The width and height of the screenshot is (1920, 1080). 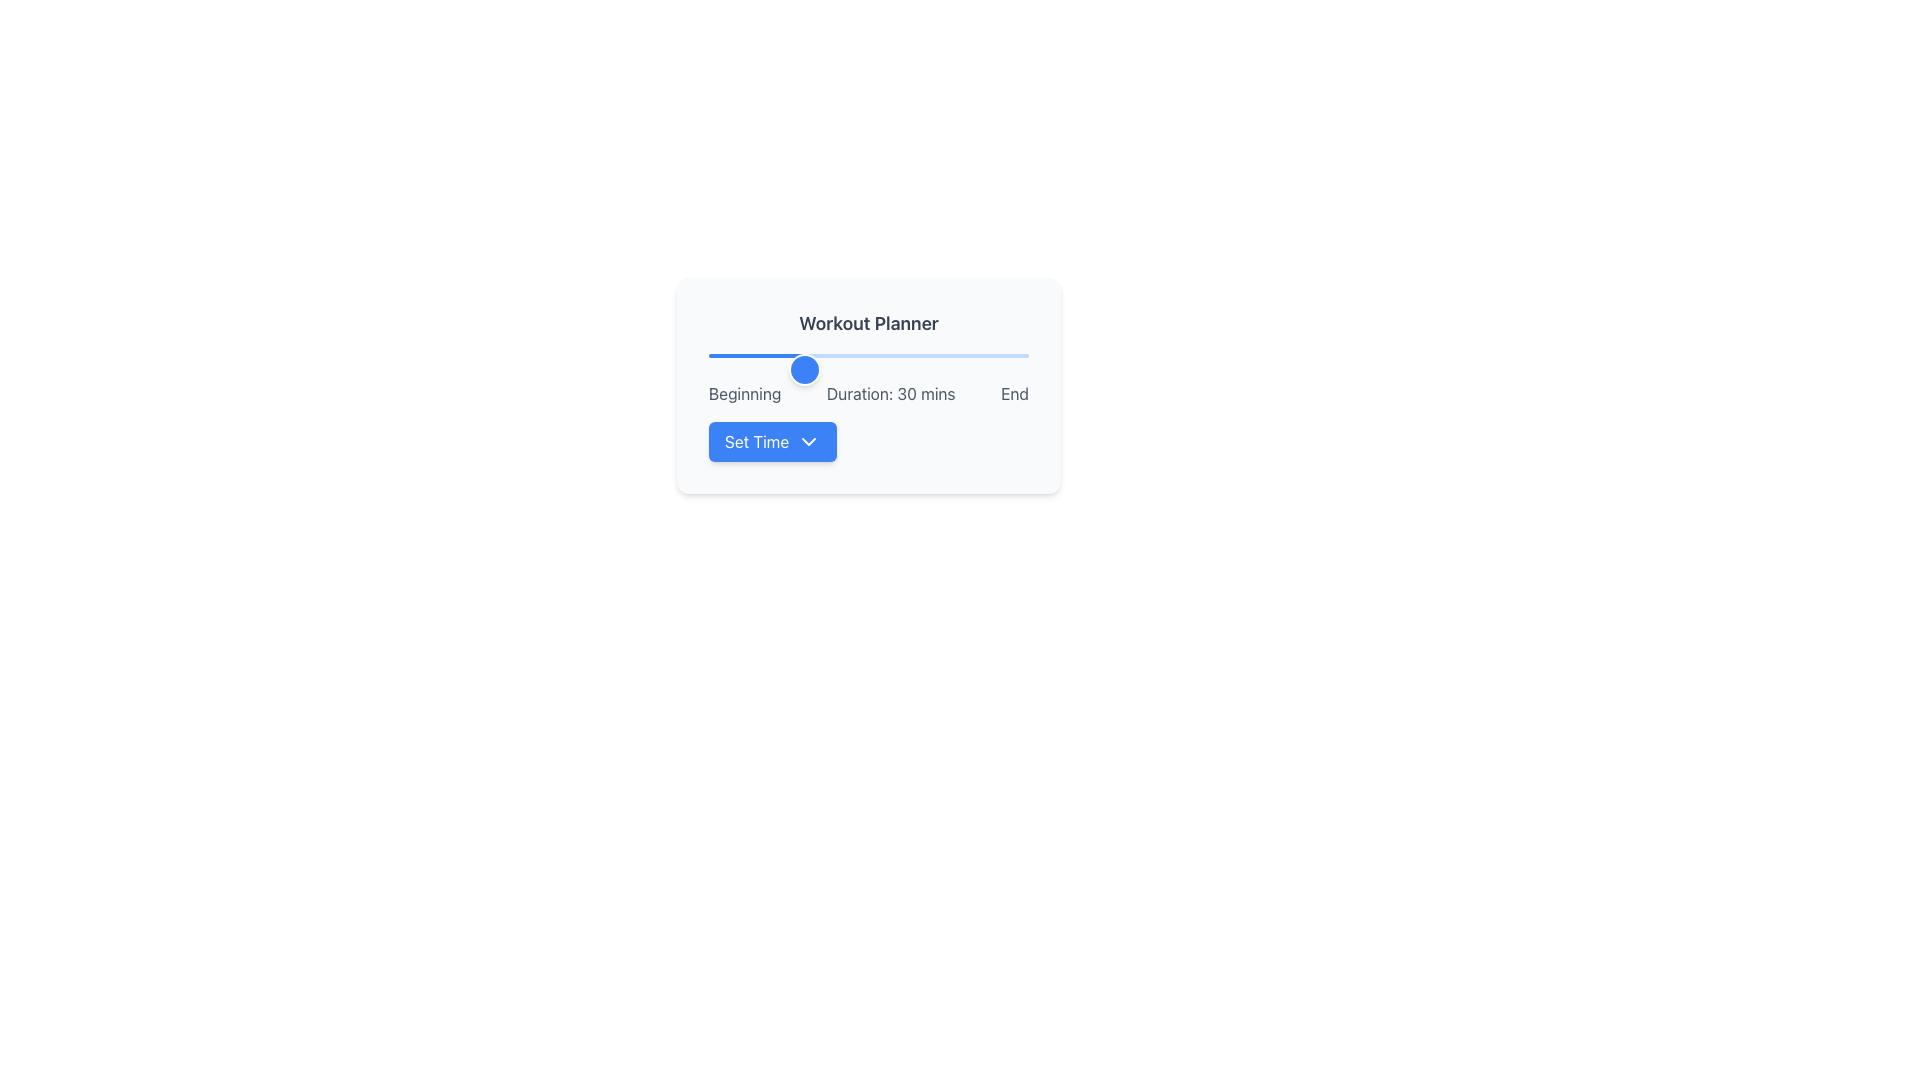 I want to click on the slider handle, so click(x=399, y=370).